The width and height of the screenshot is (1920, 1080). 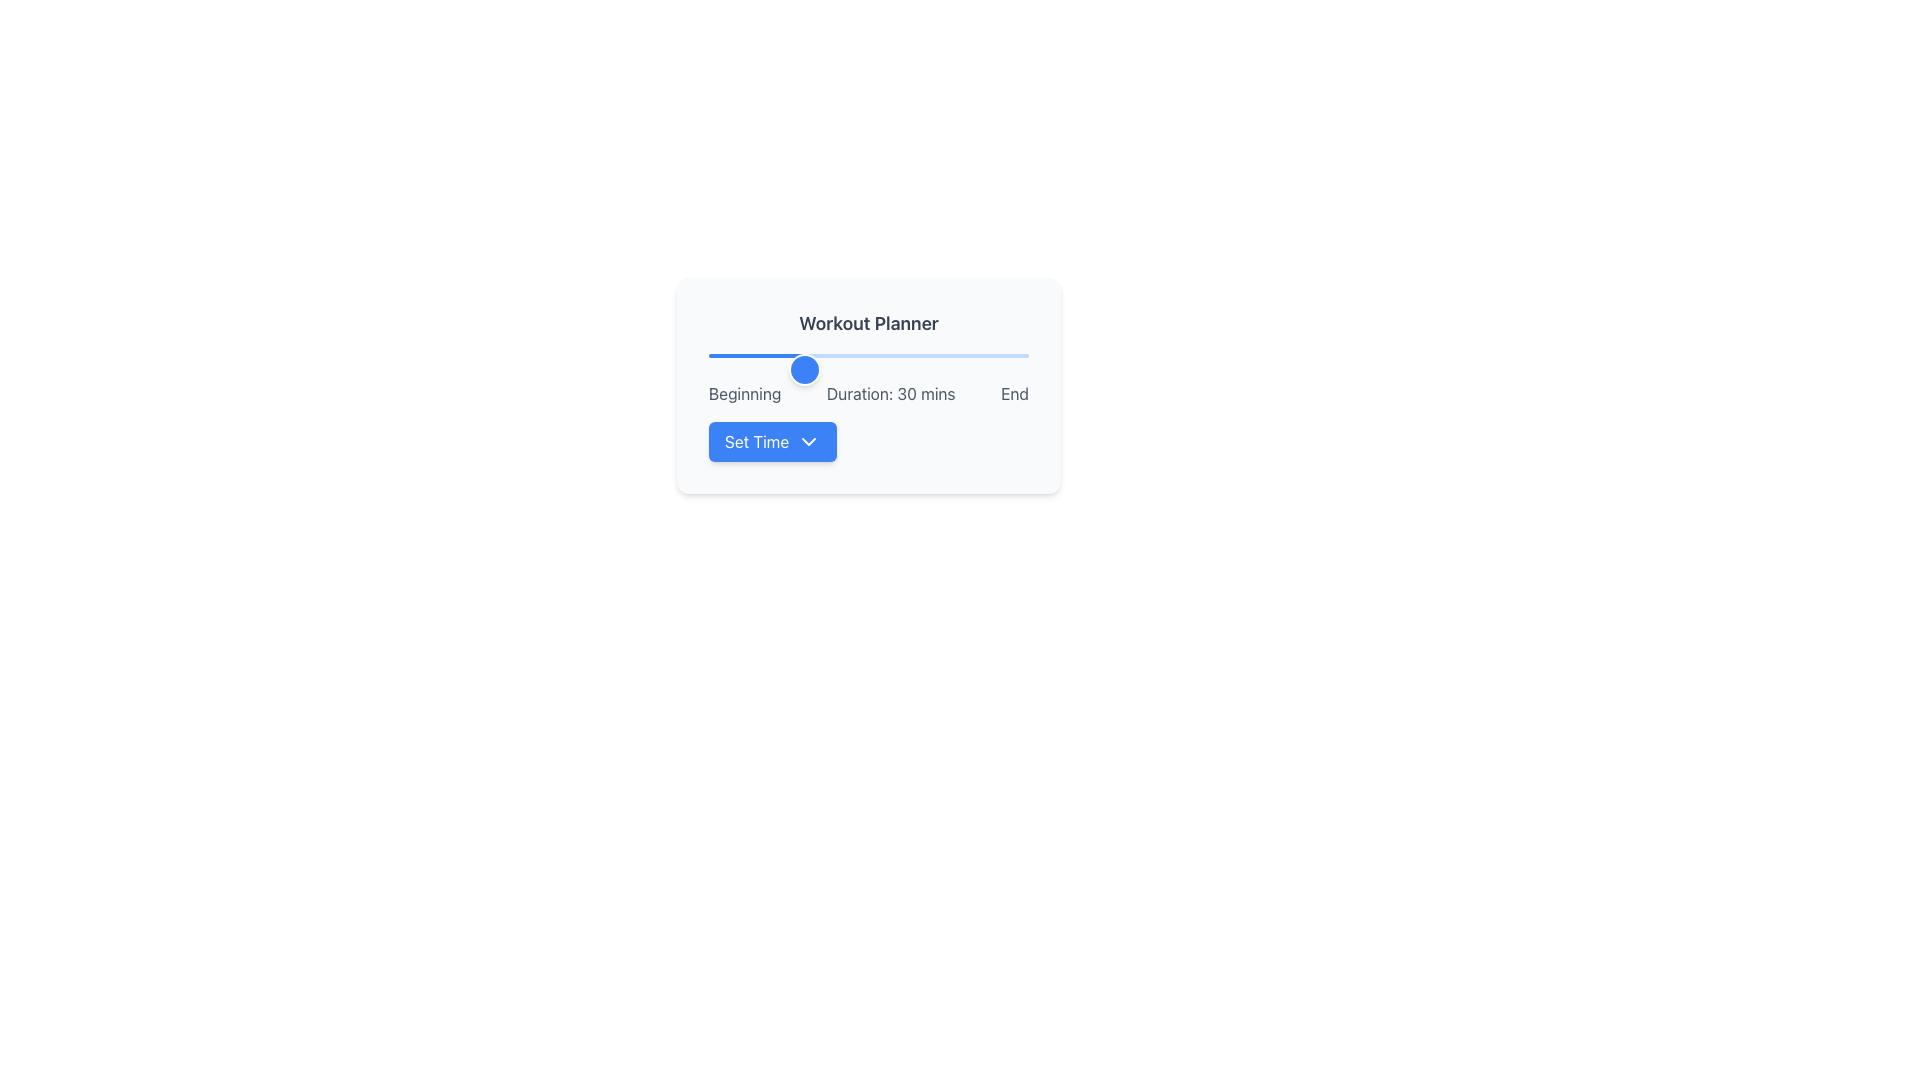 I want to click on the slider handle, so click(x=399, y=370).